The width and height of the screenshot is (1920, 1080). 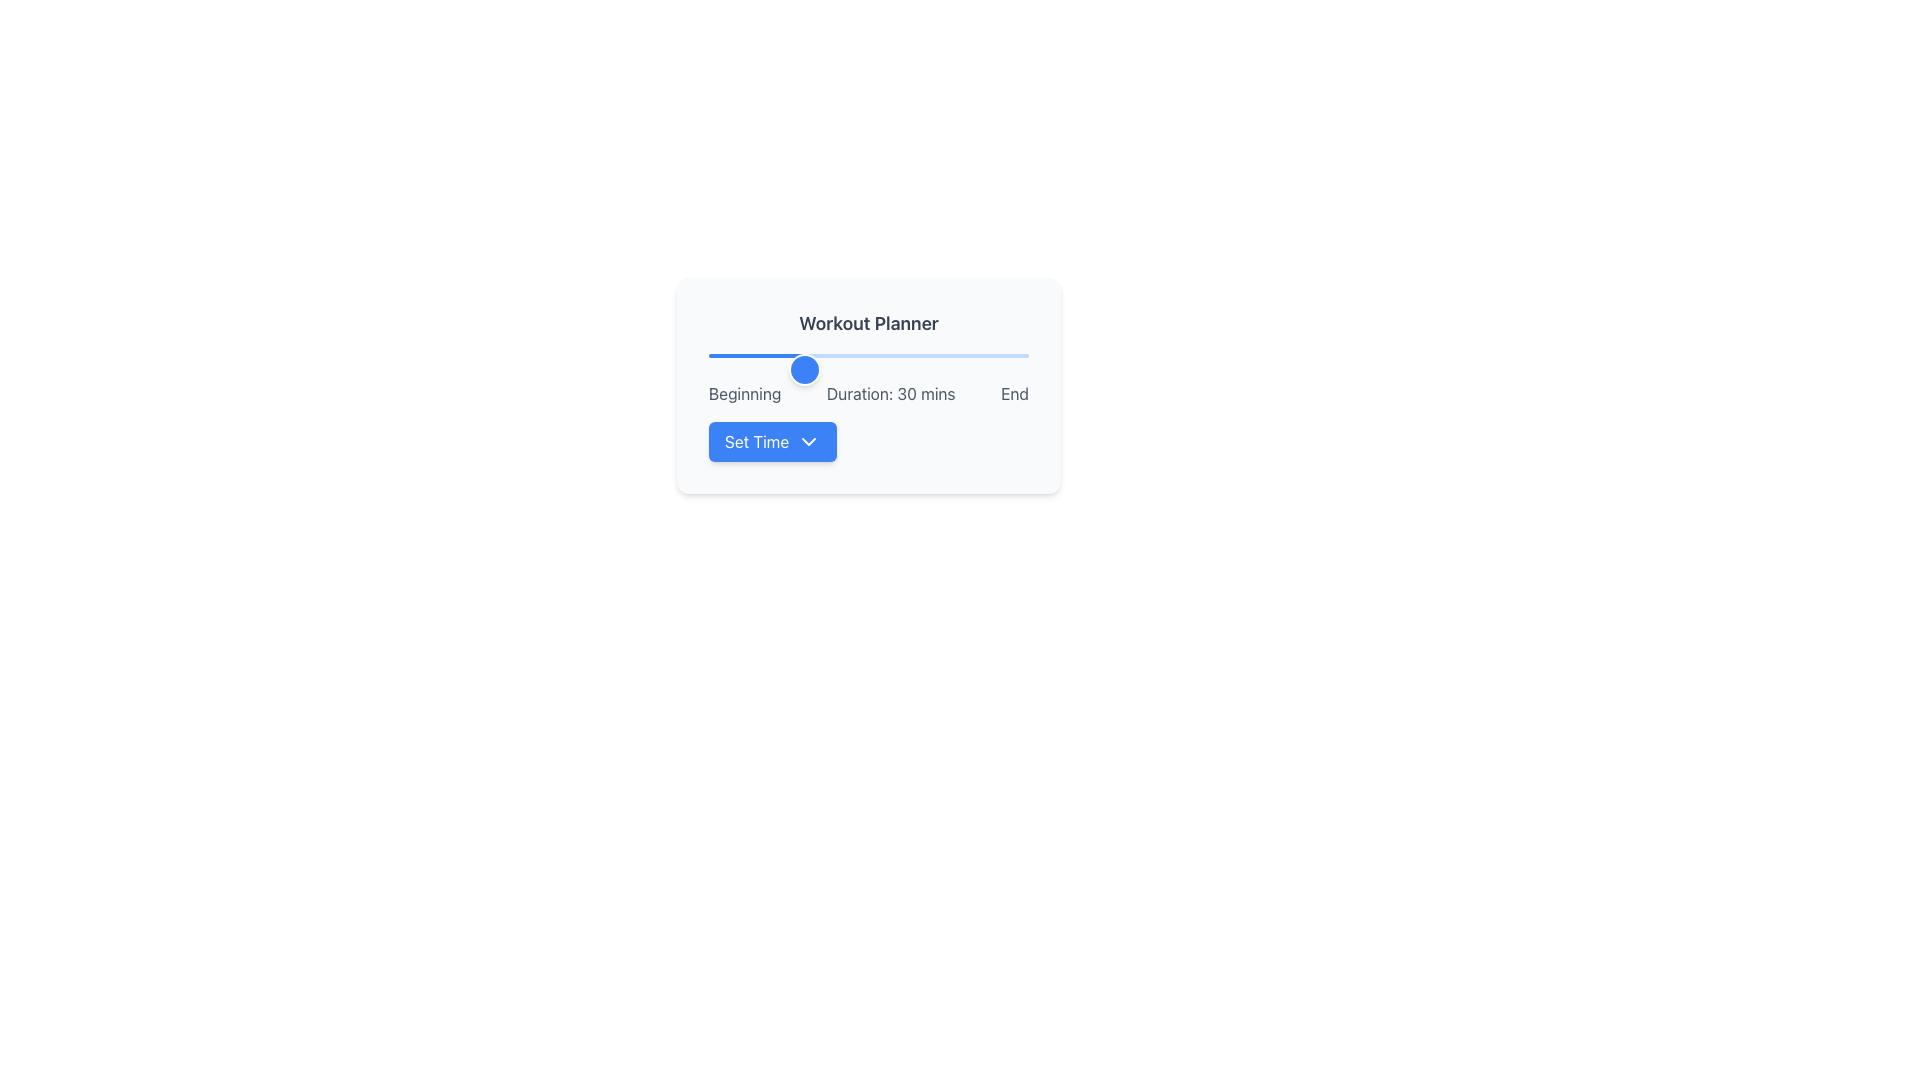 I want to click on the slider handle, so click(x=399, y=370).